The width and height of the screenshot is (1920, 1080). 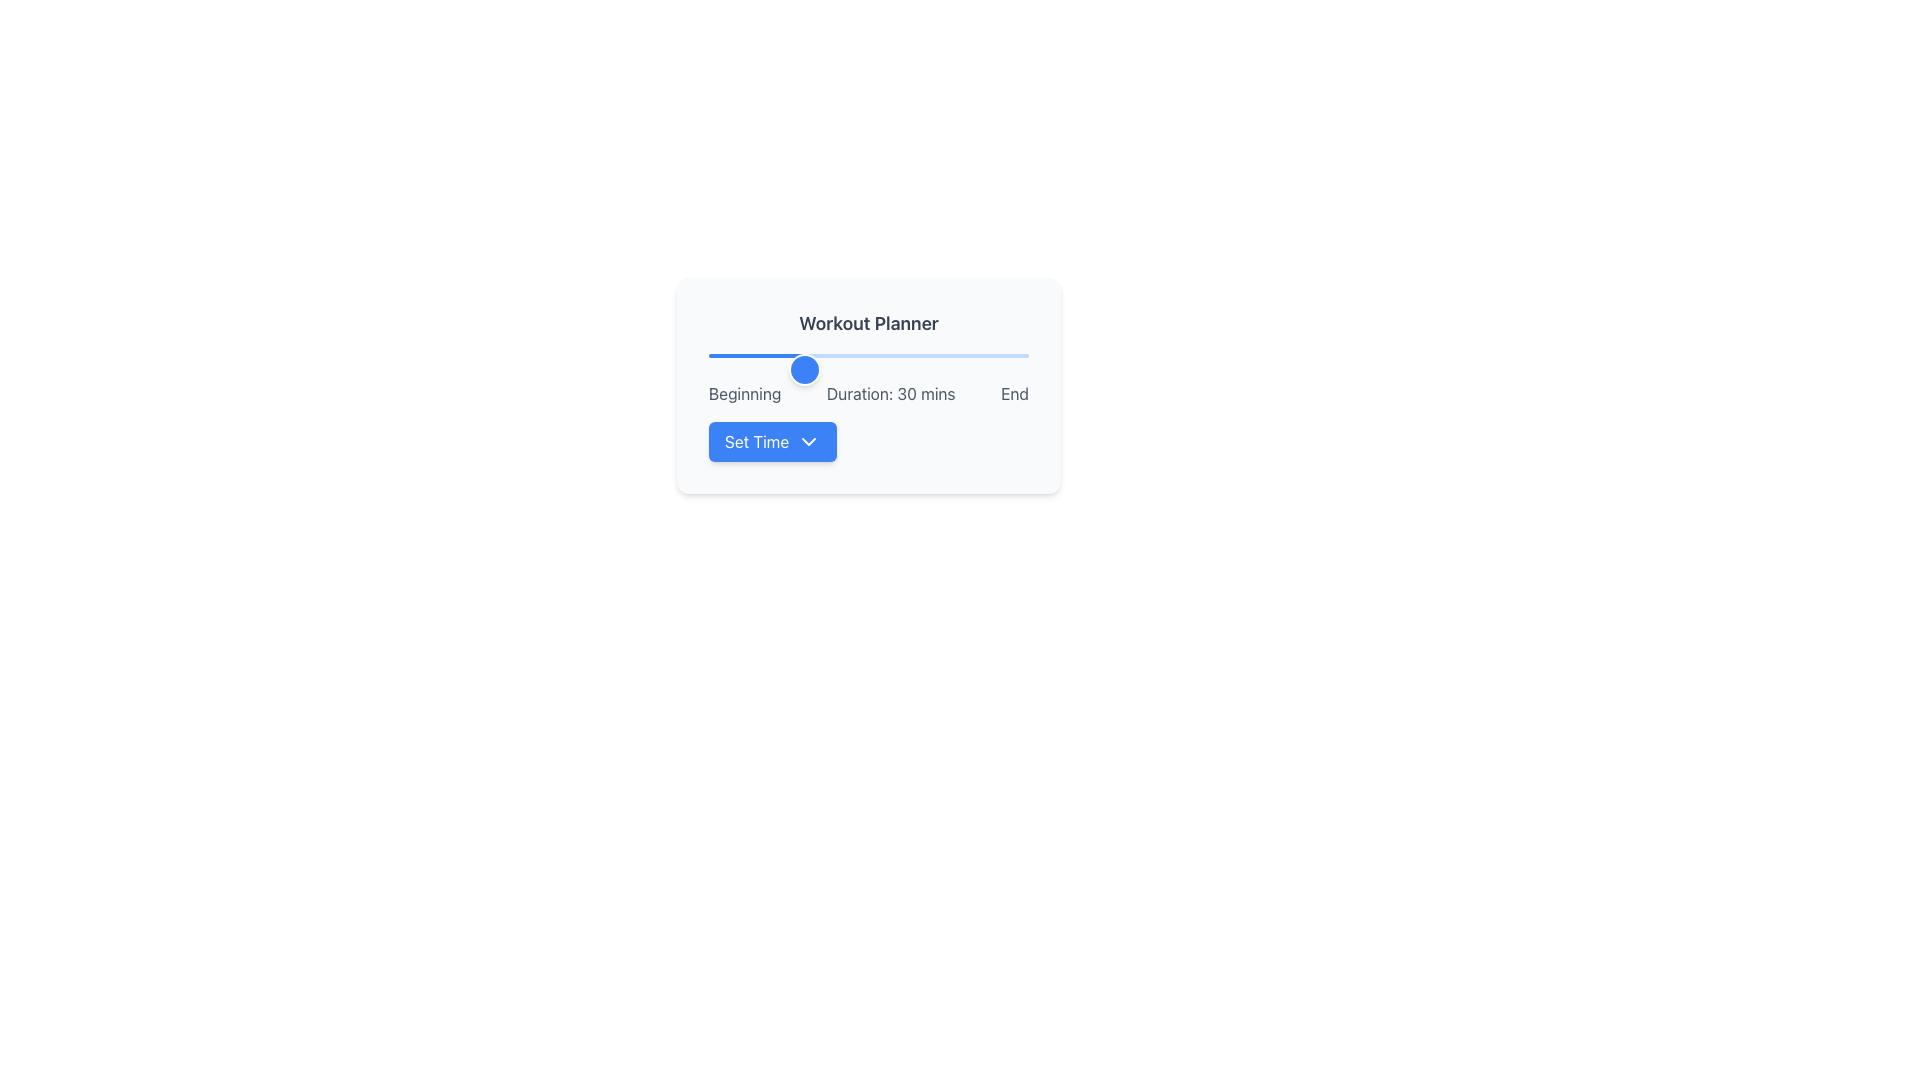 I want to click on the slider handle, so click(x=399, y=370).